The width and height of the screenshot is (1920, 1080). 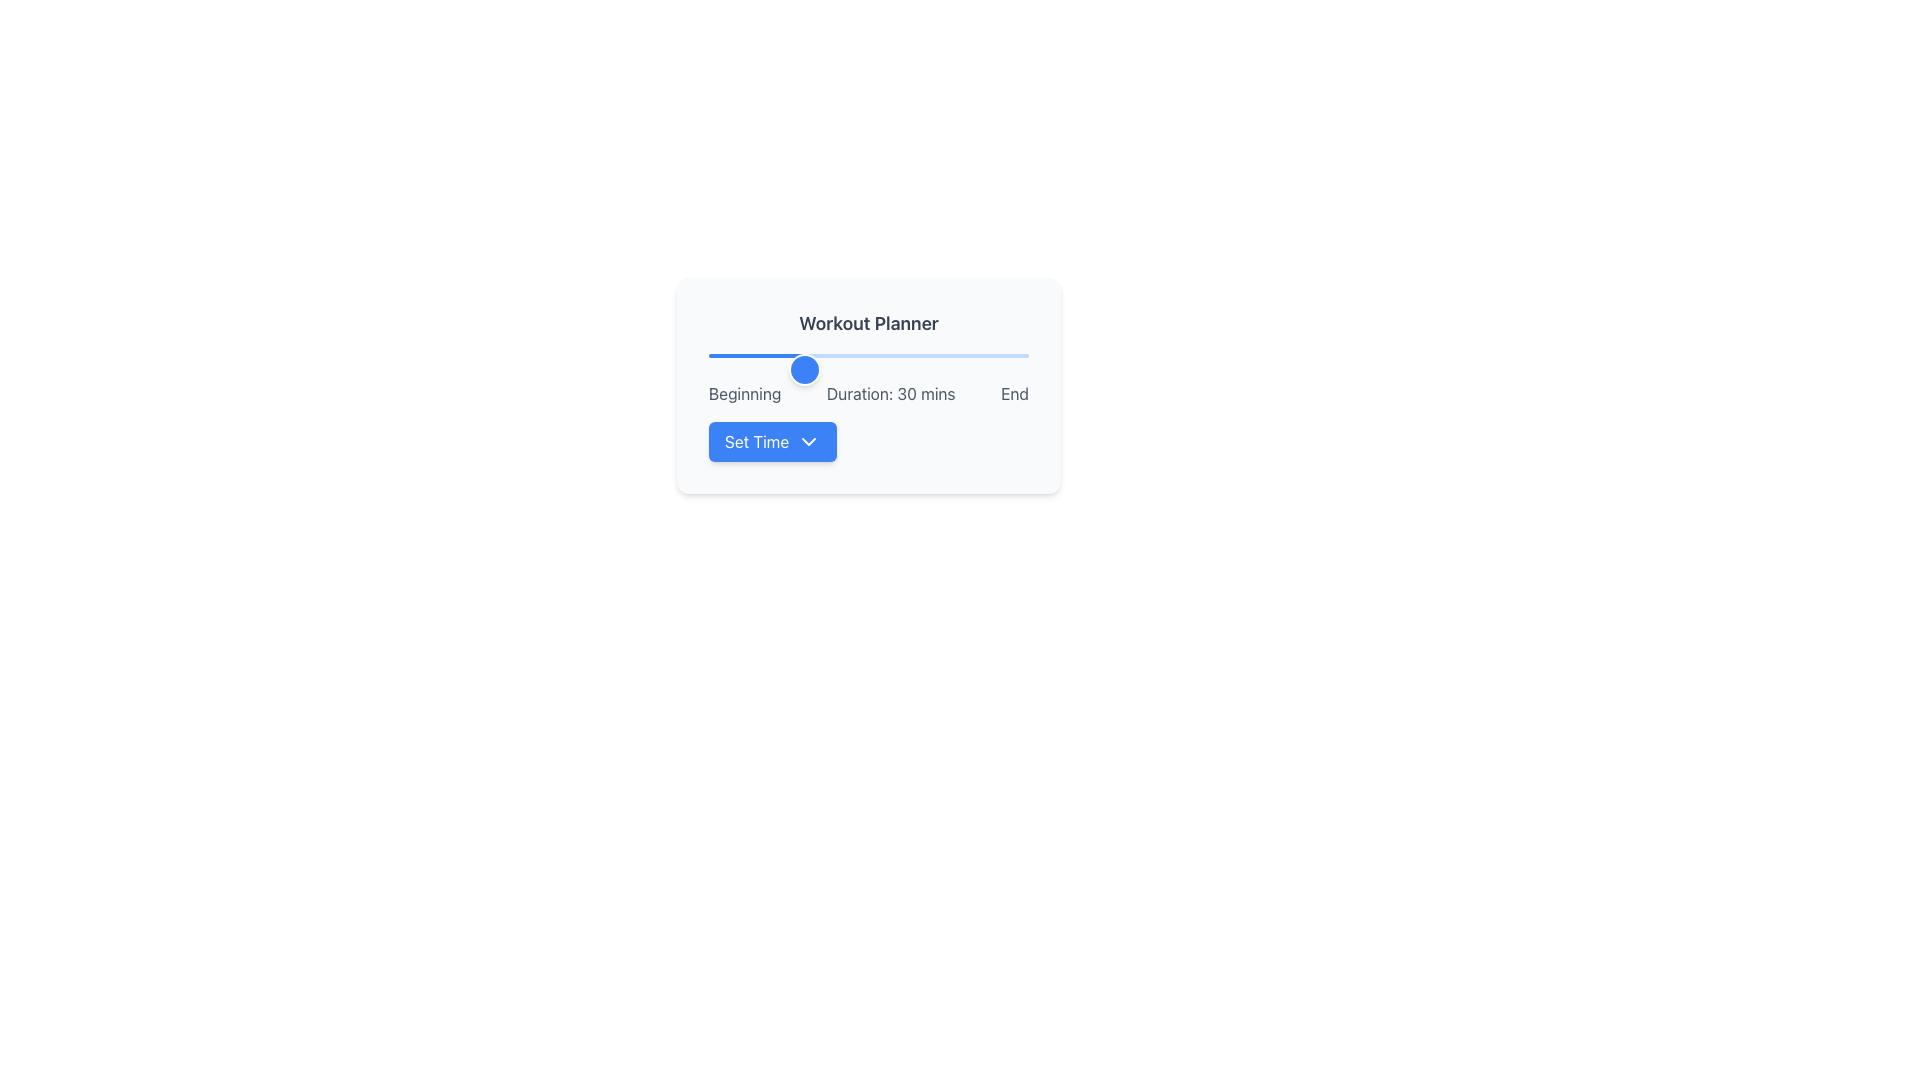 I want to click on the slider handle, so click(x=399, y=370).